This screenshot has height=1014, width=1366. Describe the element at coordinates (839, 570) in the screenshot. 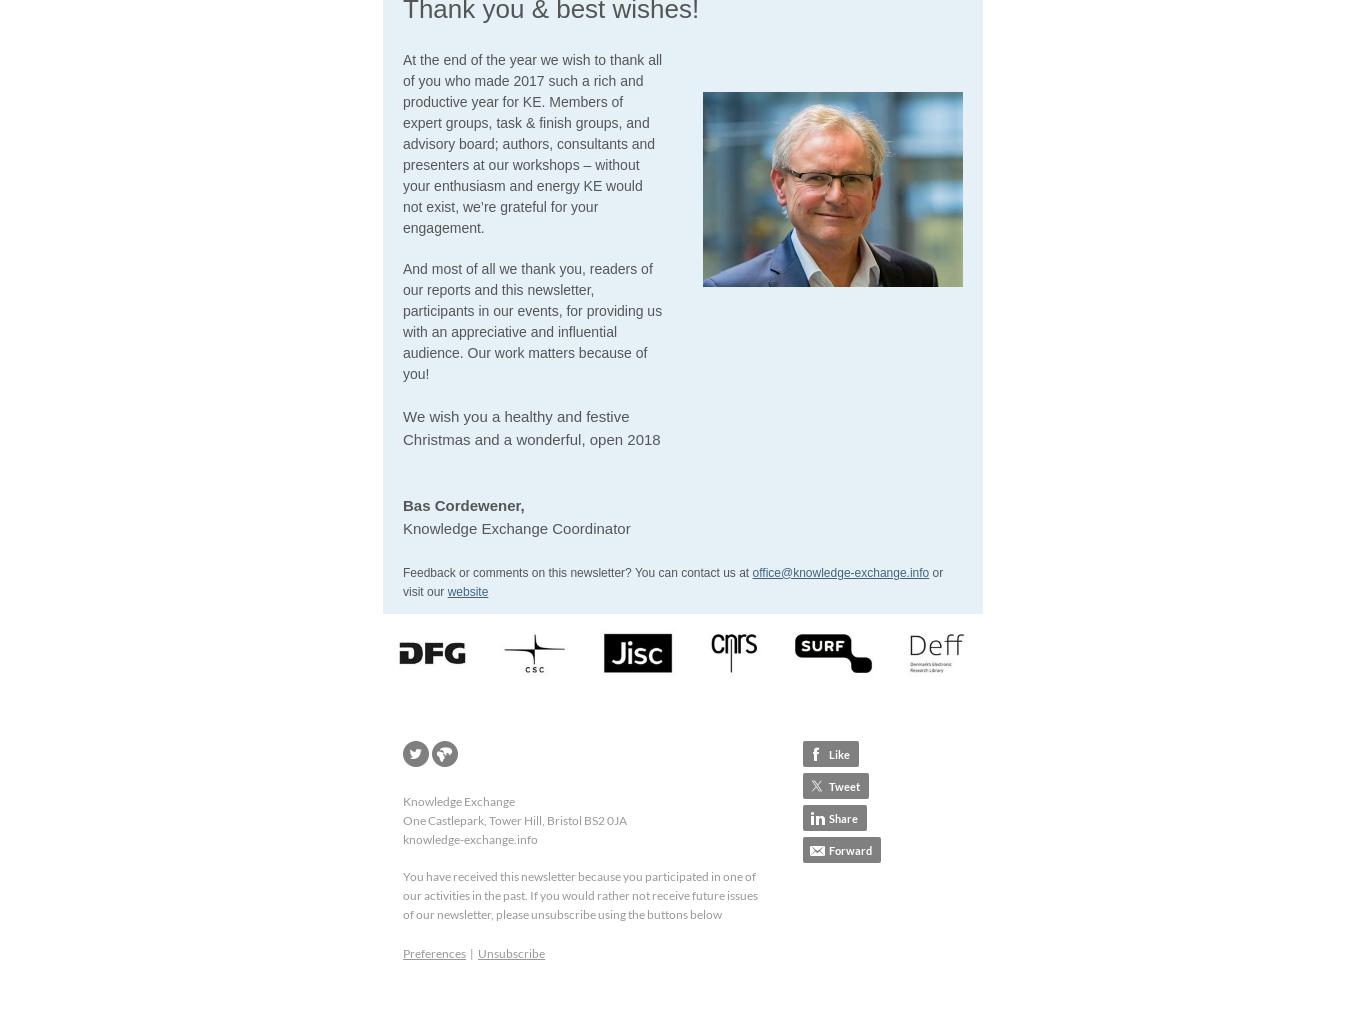

I see `'office@knowledge-exchange.info'` at that location.